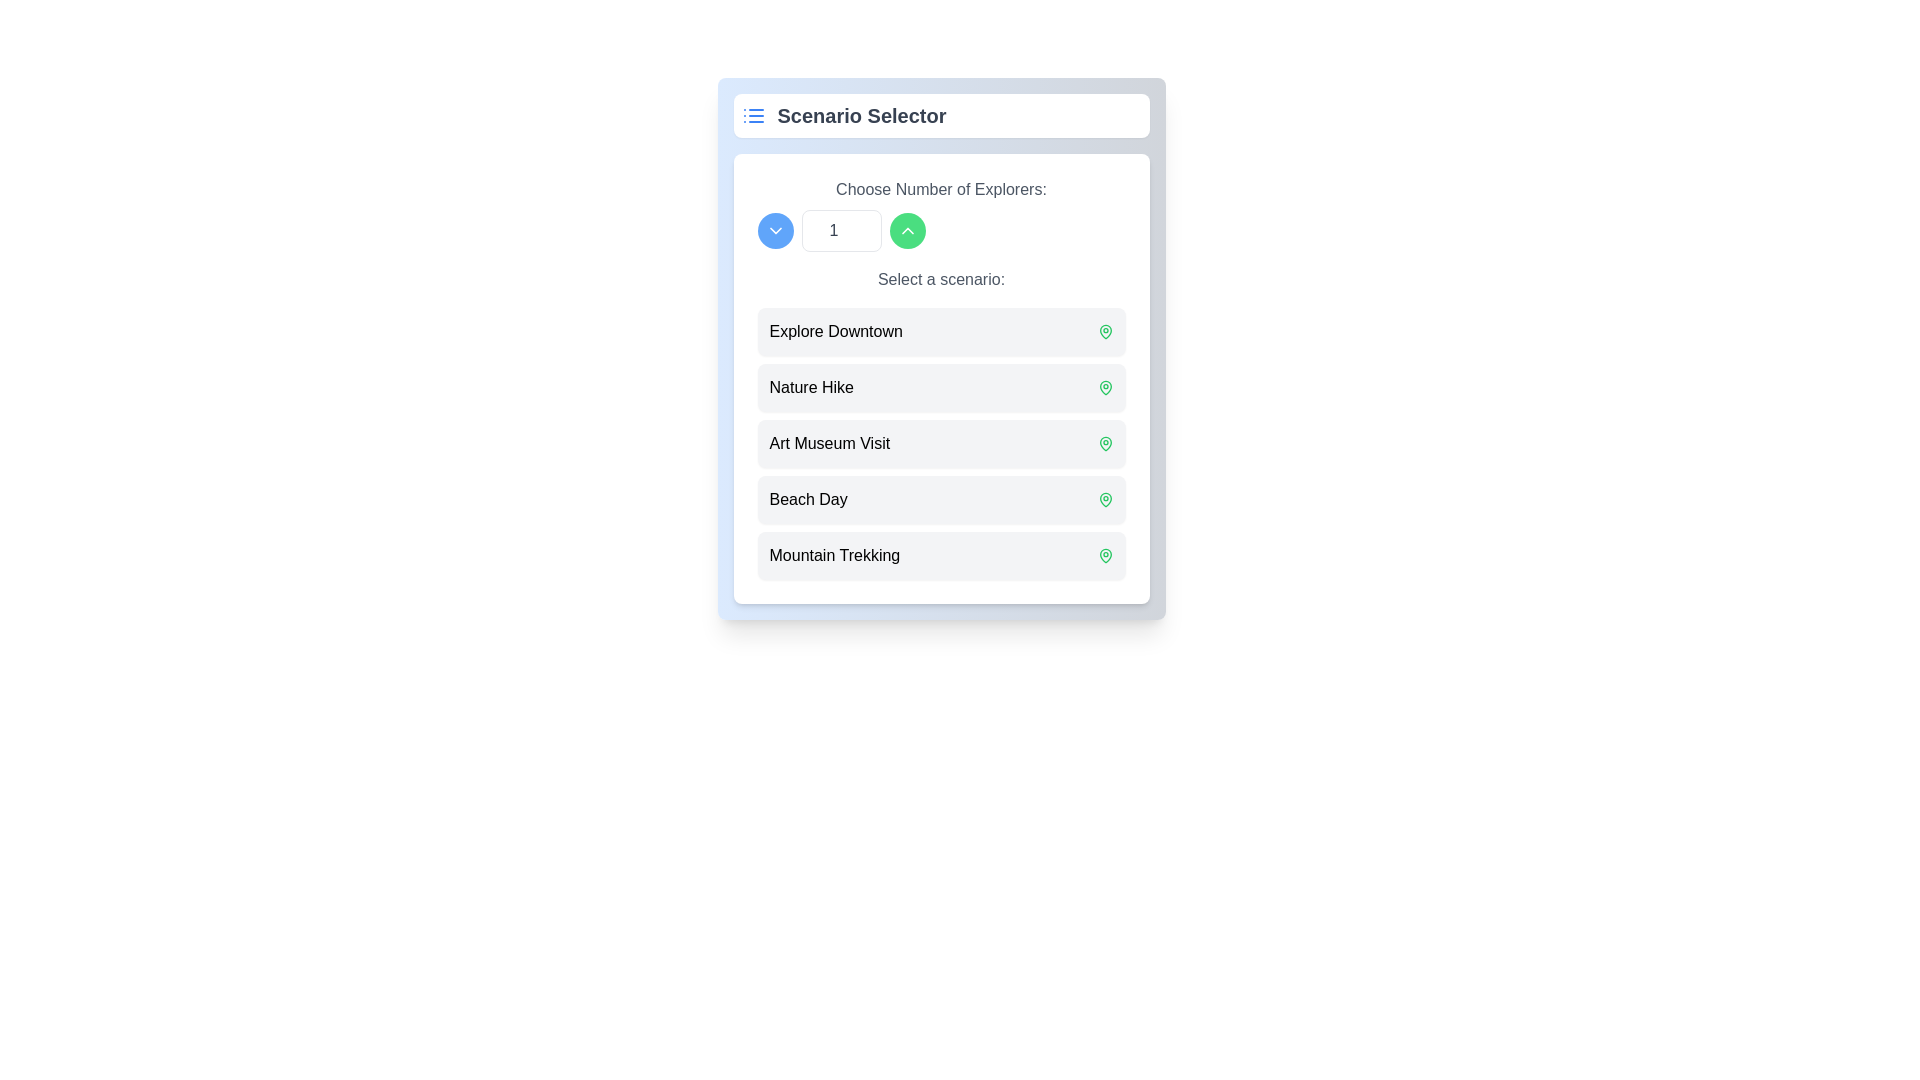  What do you see at coordinates (808, 499) in the screenshot?
I see `the 'Beach Day' text label` at bounding box center [808, 499].